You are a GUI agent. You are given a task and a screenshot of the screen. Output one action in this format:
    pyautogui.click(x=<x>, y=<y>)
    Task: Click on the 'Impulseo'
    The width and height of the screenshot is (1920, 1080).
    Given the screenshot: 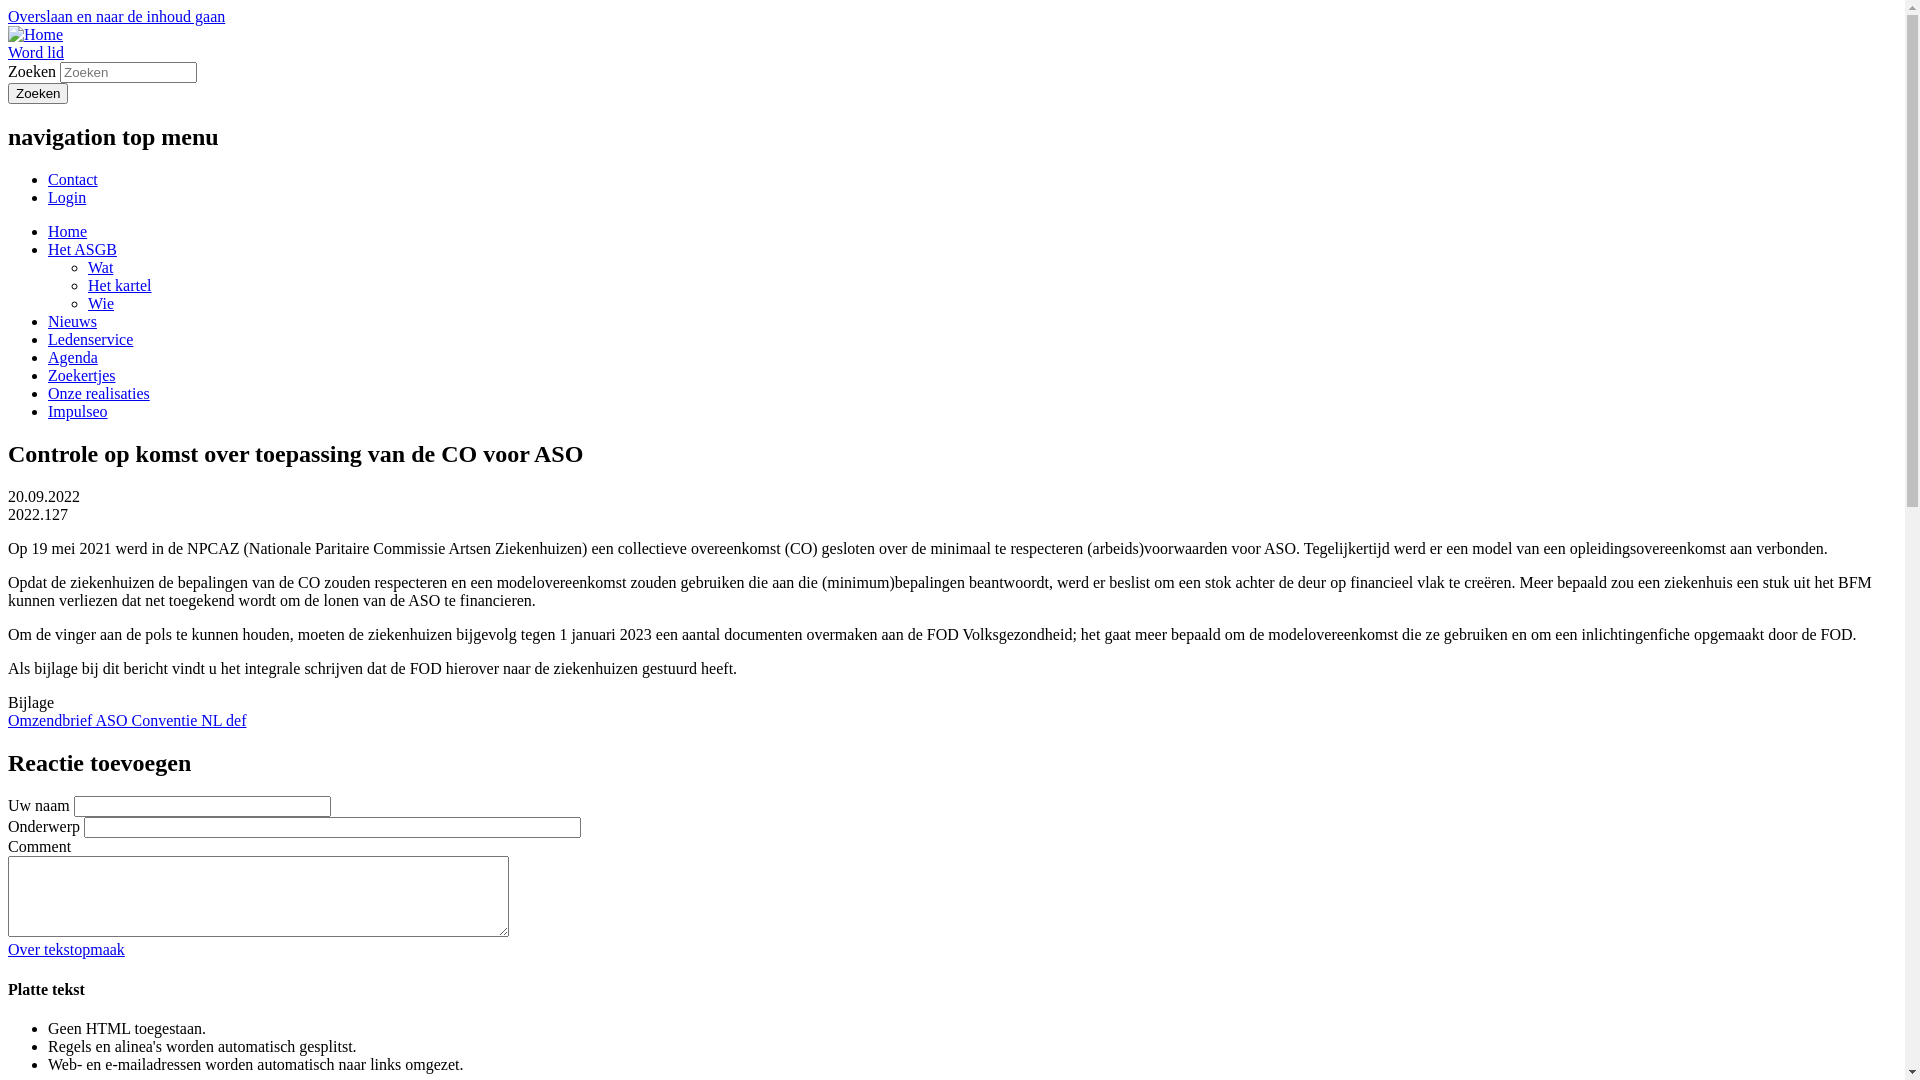 What is the action you would take?
    pyautogui.click(x=48, y=410)
    